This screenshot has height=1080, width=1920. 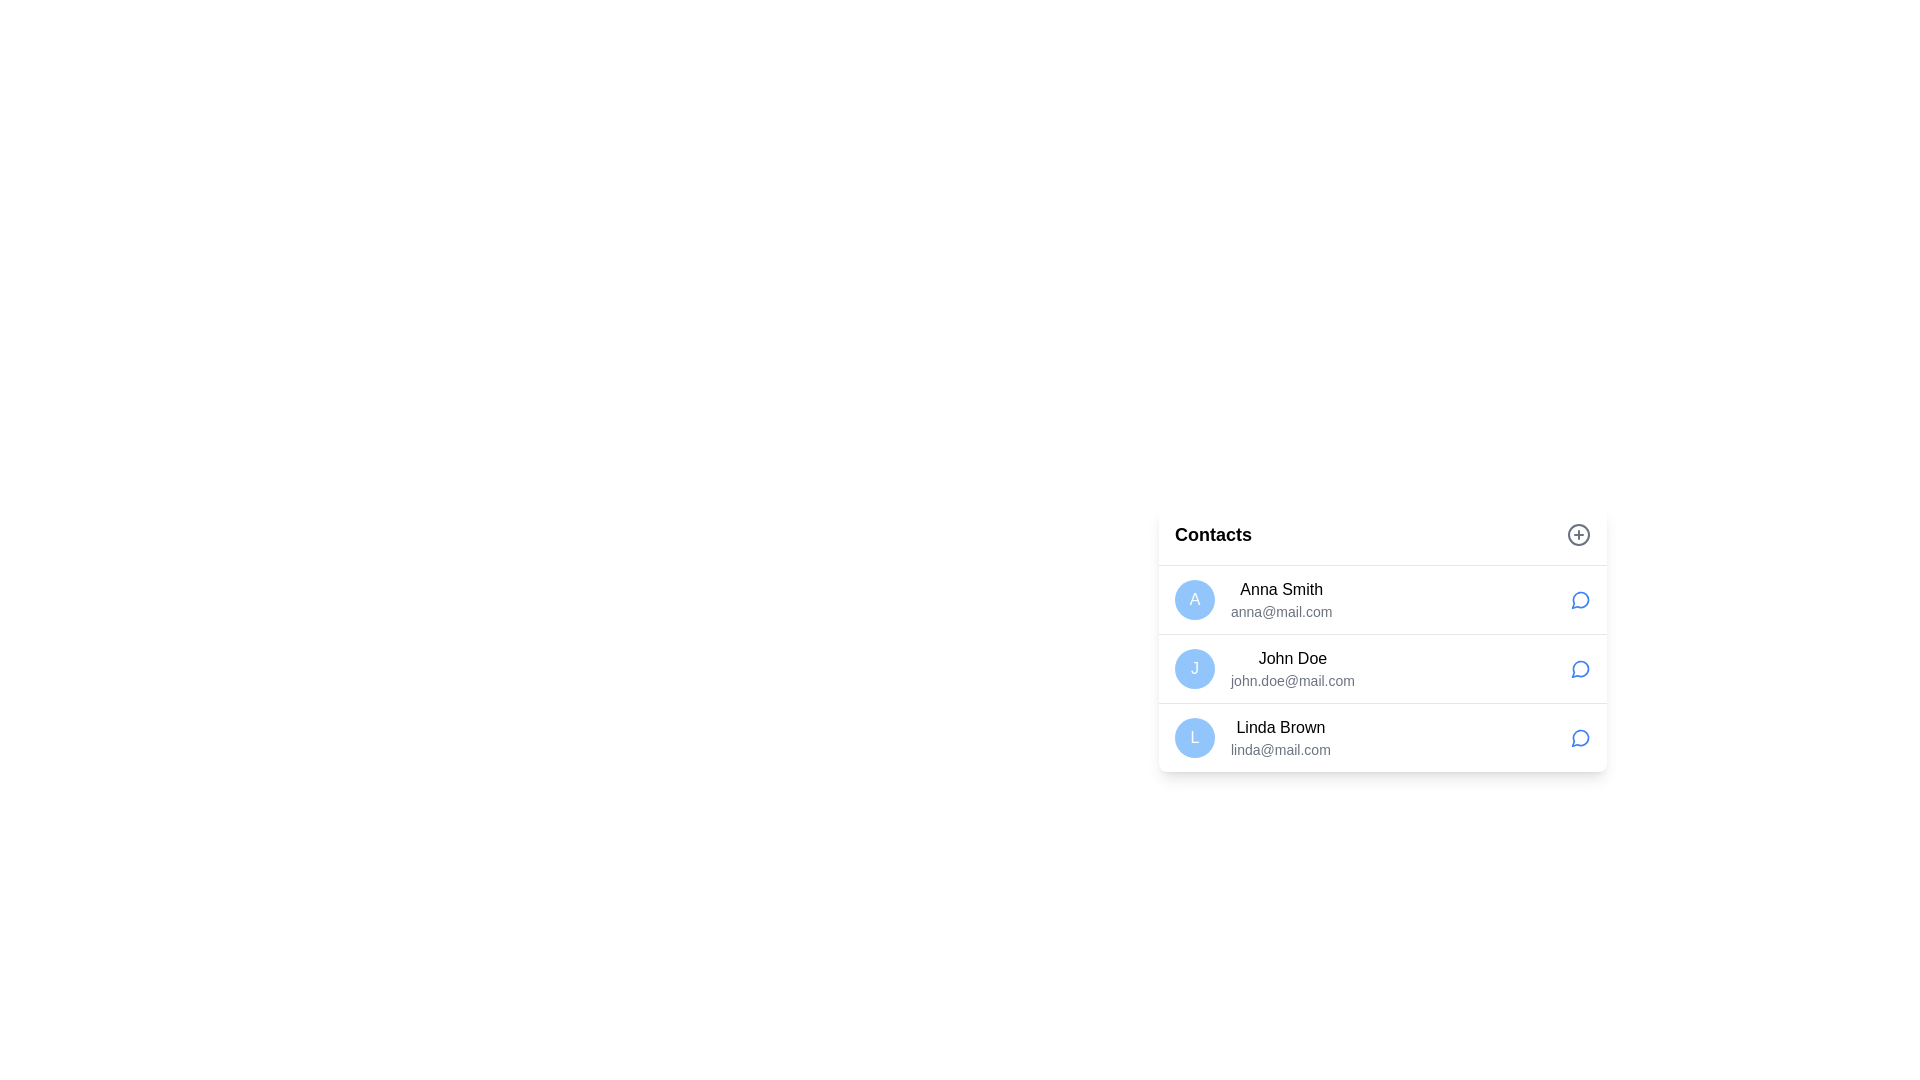 I want to click on the avatar or text of the contact details element, which is the third item in the vertical list inside the contact overview panel, so click(x=1251, y=737).